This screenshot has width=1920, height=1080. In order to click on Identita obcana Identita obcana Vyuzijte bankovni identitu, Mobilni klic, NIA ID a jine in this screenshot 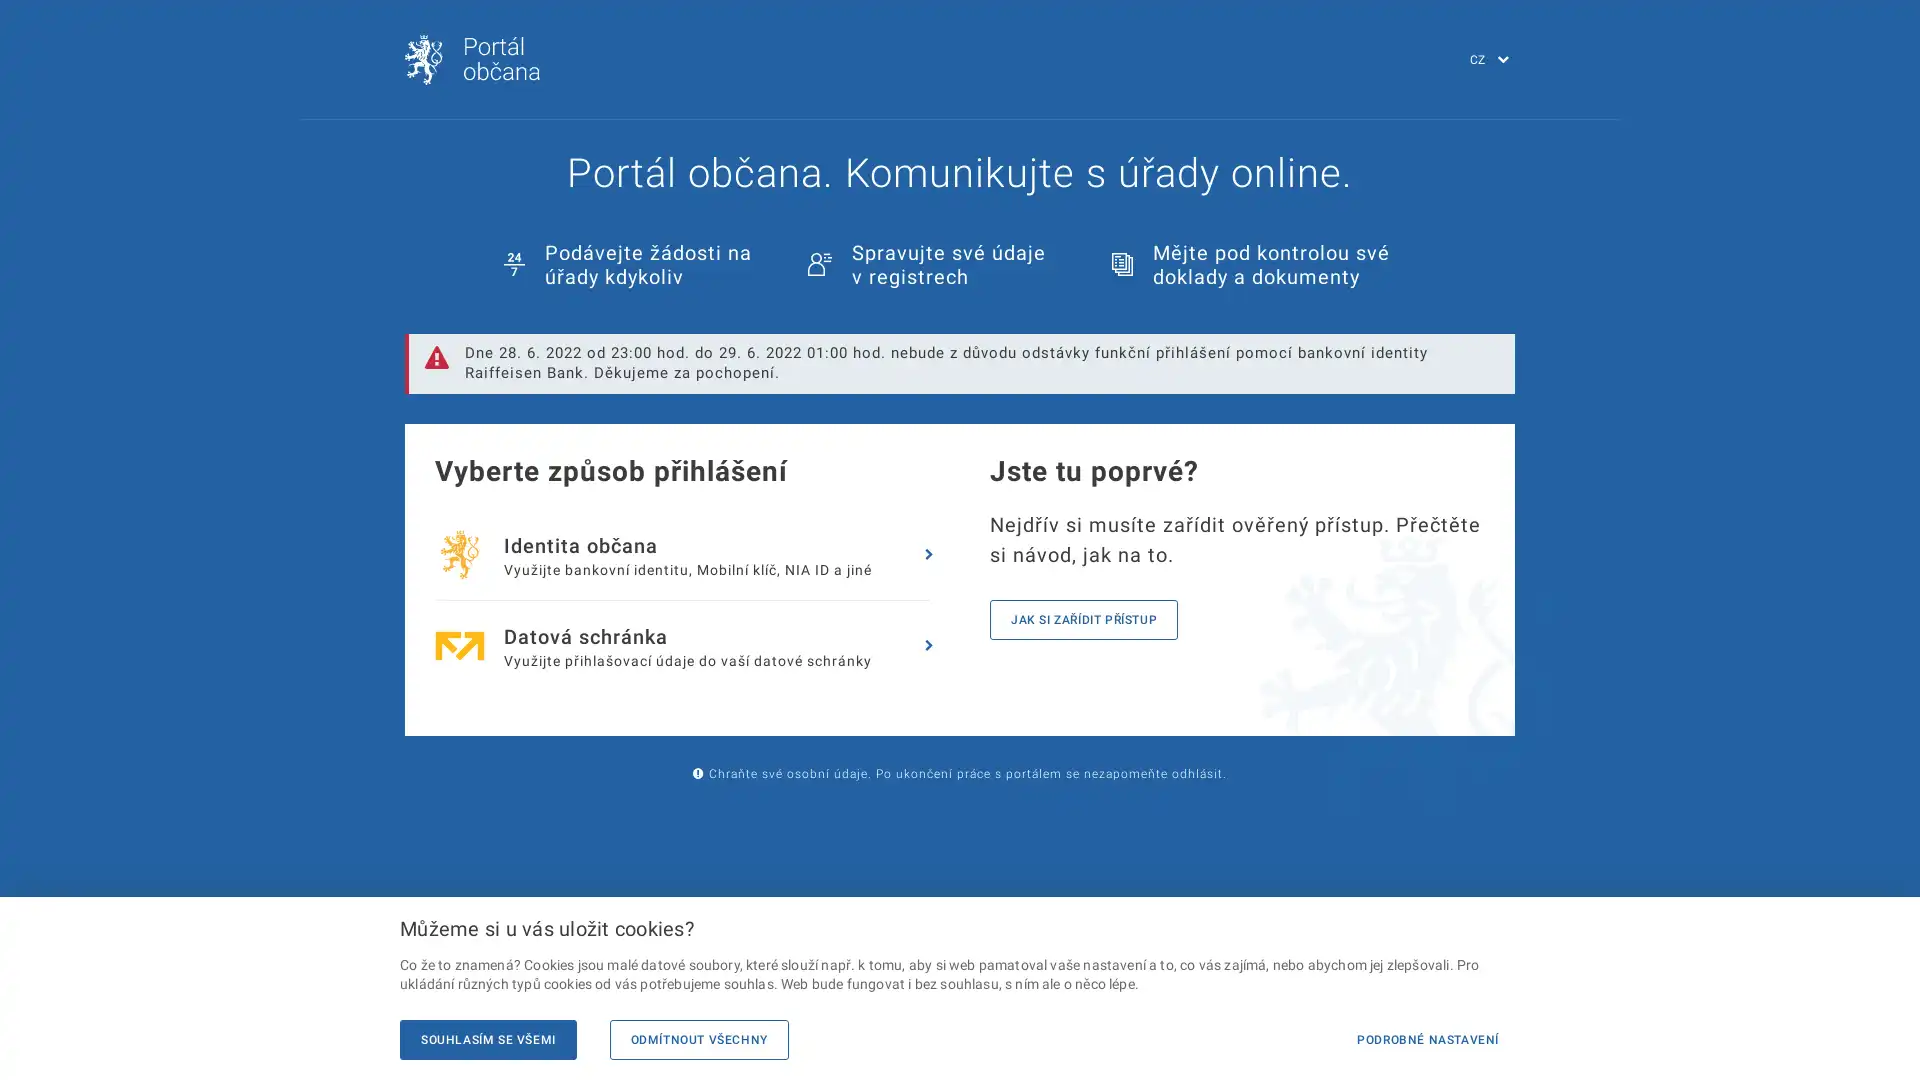, I will do `click(685, 555)`.